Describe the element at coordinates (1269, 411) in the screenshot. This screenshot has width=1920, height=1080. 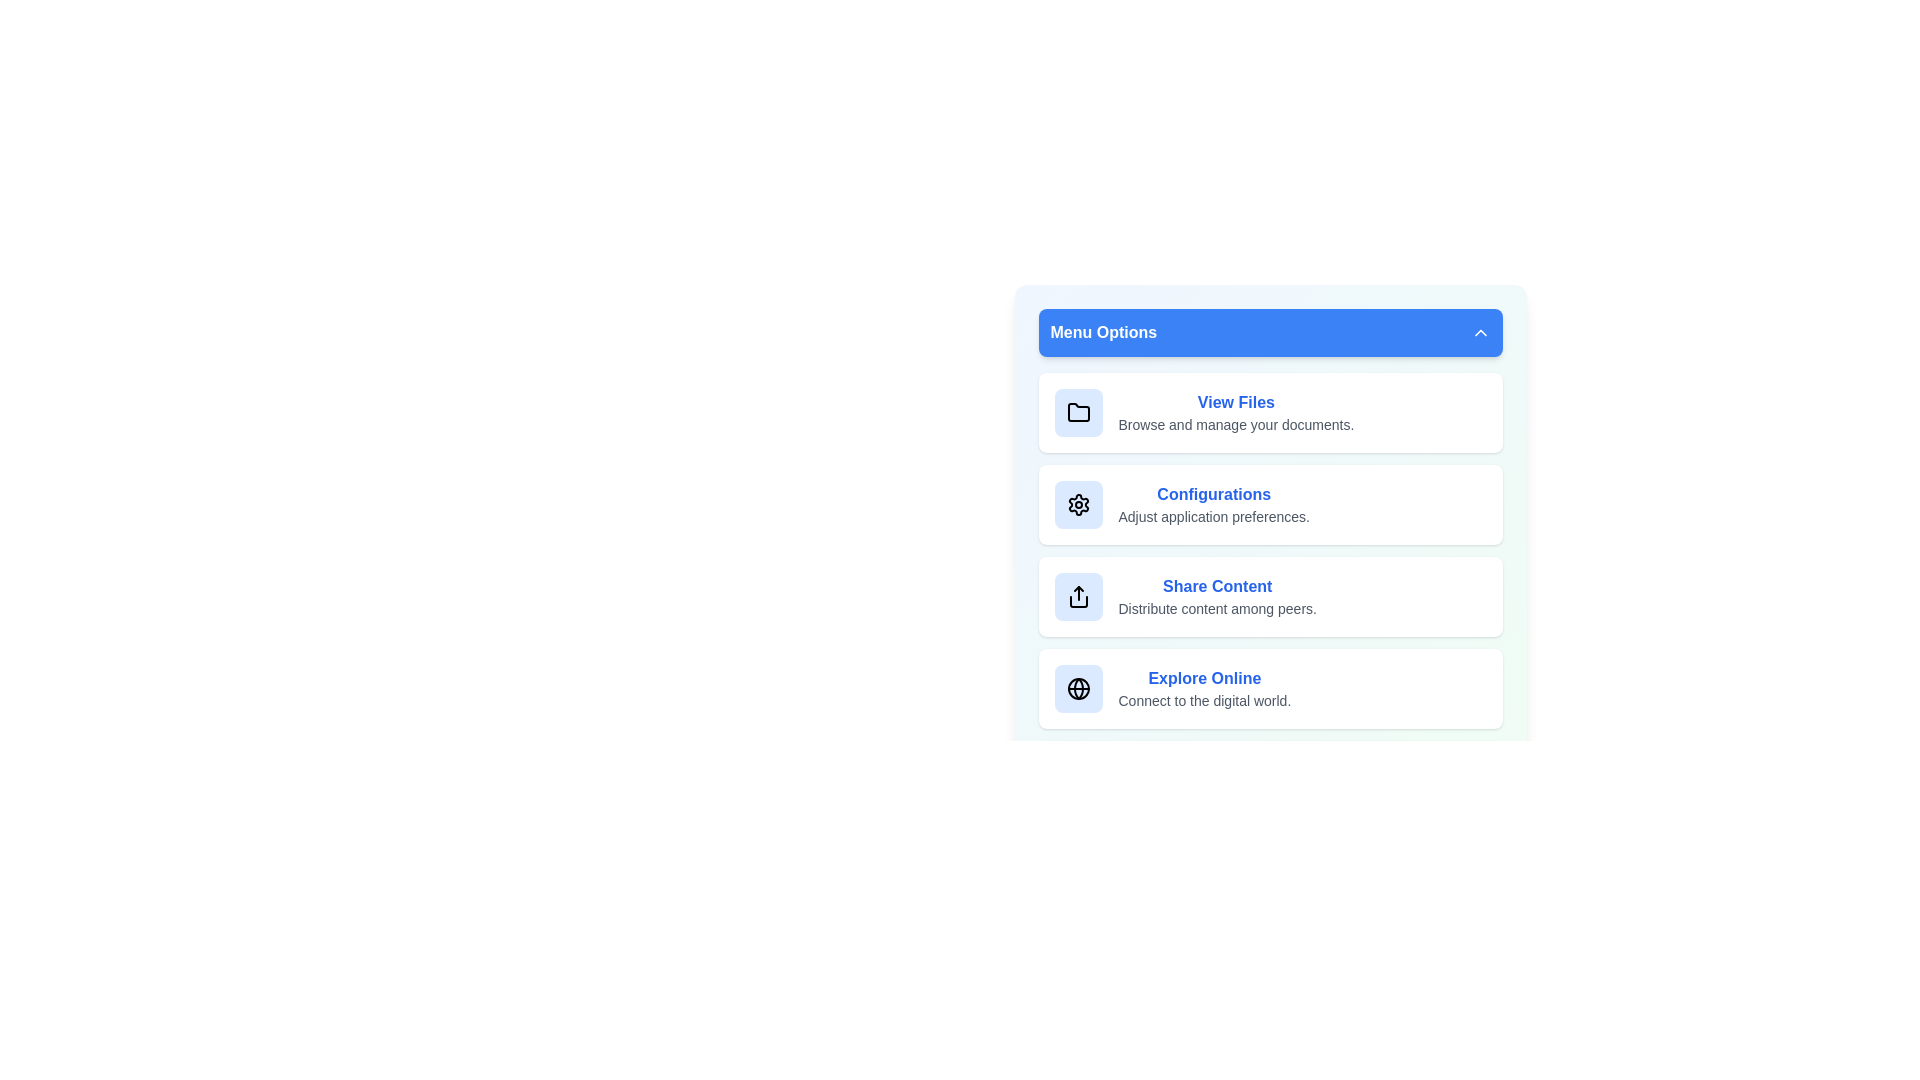
I see `the menu item corresponding to View Files` at that location.